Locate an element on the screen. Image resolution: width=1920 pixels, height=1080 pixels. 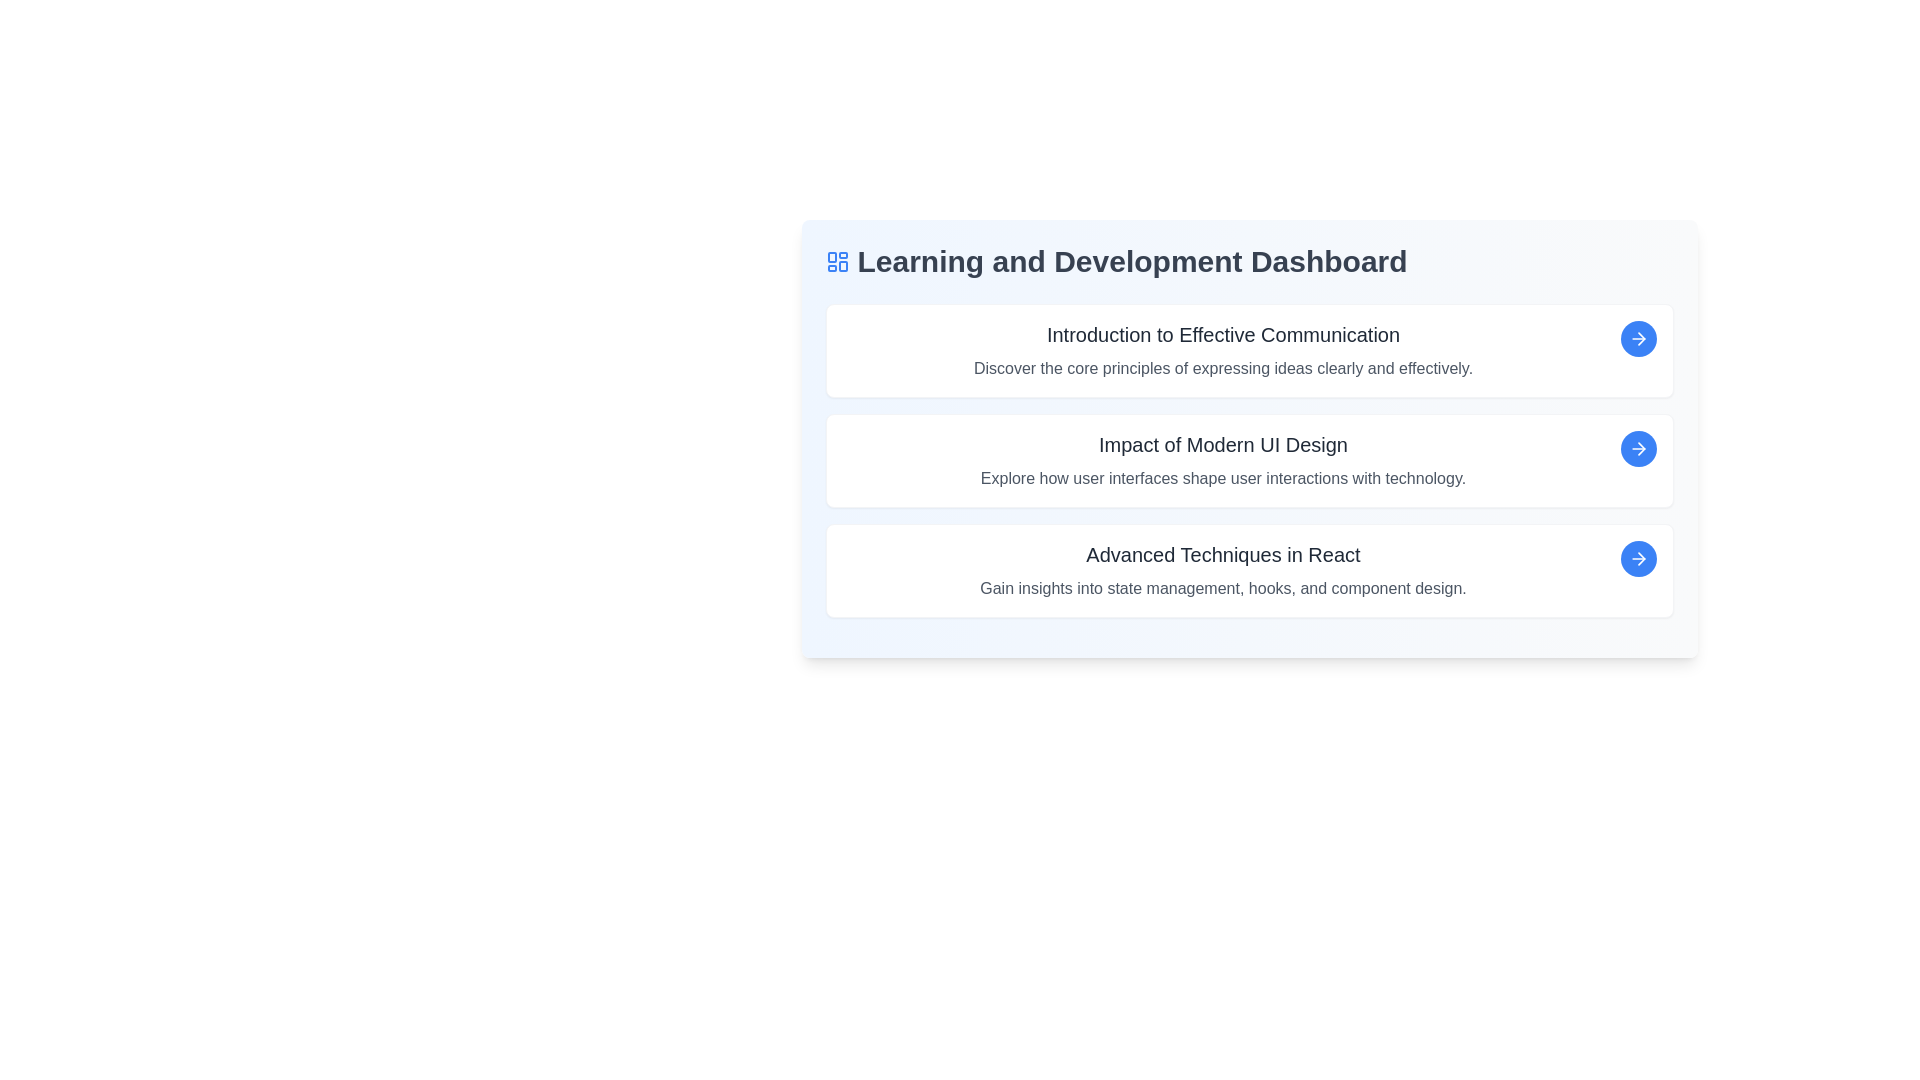
the circular blue button with a white arrow icon located at the top-right corner of the 'Introduction to Effective Communication' card is located at coordinates (1638, 338).